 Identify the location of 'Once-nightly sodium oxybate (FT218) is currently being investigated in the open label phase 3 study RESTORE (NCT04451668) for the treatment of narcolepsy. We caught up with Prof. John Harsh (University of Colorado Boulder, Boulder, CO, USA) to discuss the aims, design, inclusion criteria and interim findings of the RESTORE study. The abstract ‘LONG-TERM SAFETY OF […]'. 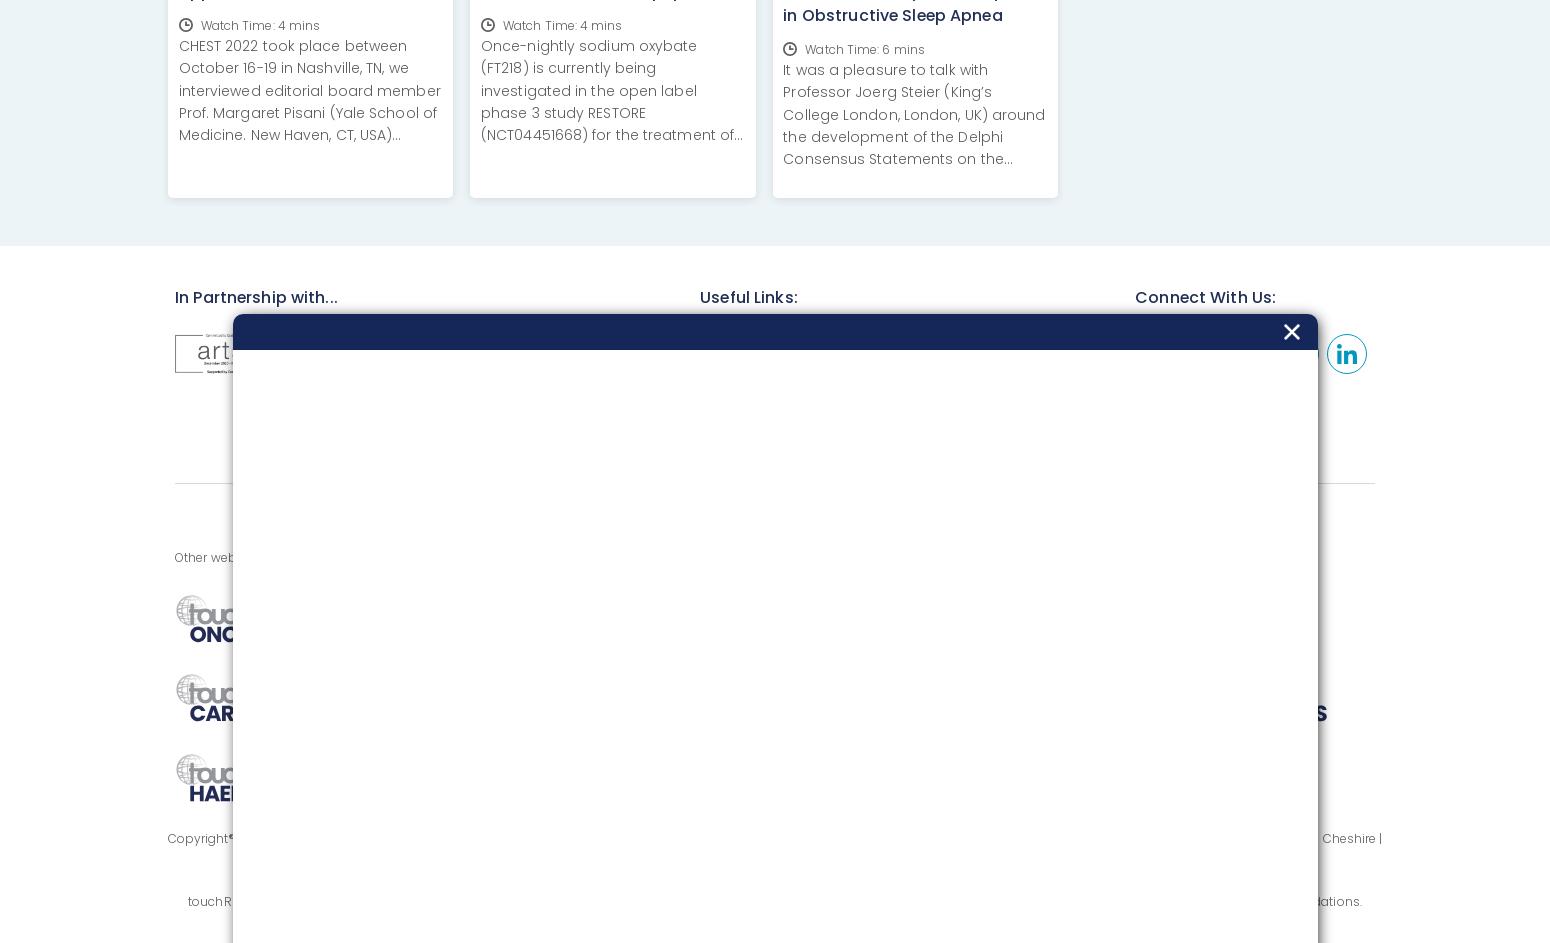
(479, 167).